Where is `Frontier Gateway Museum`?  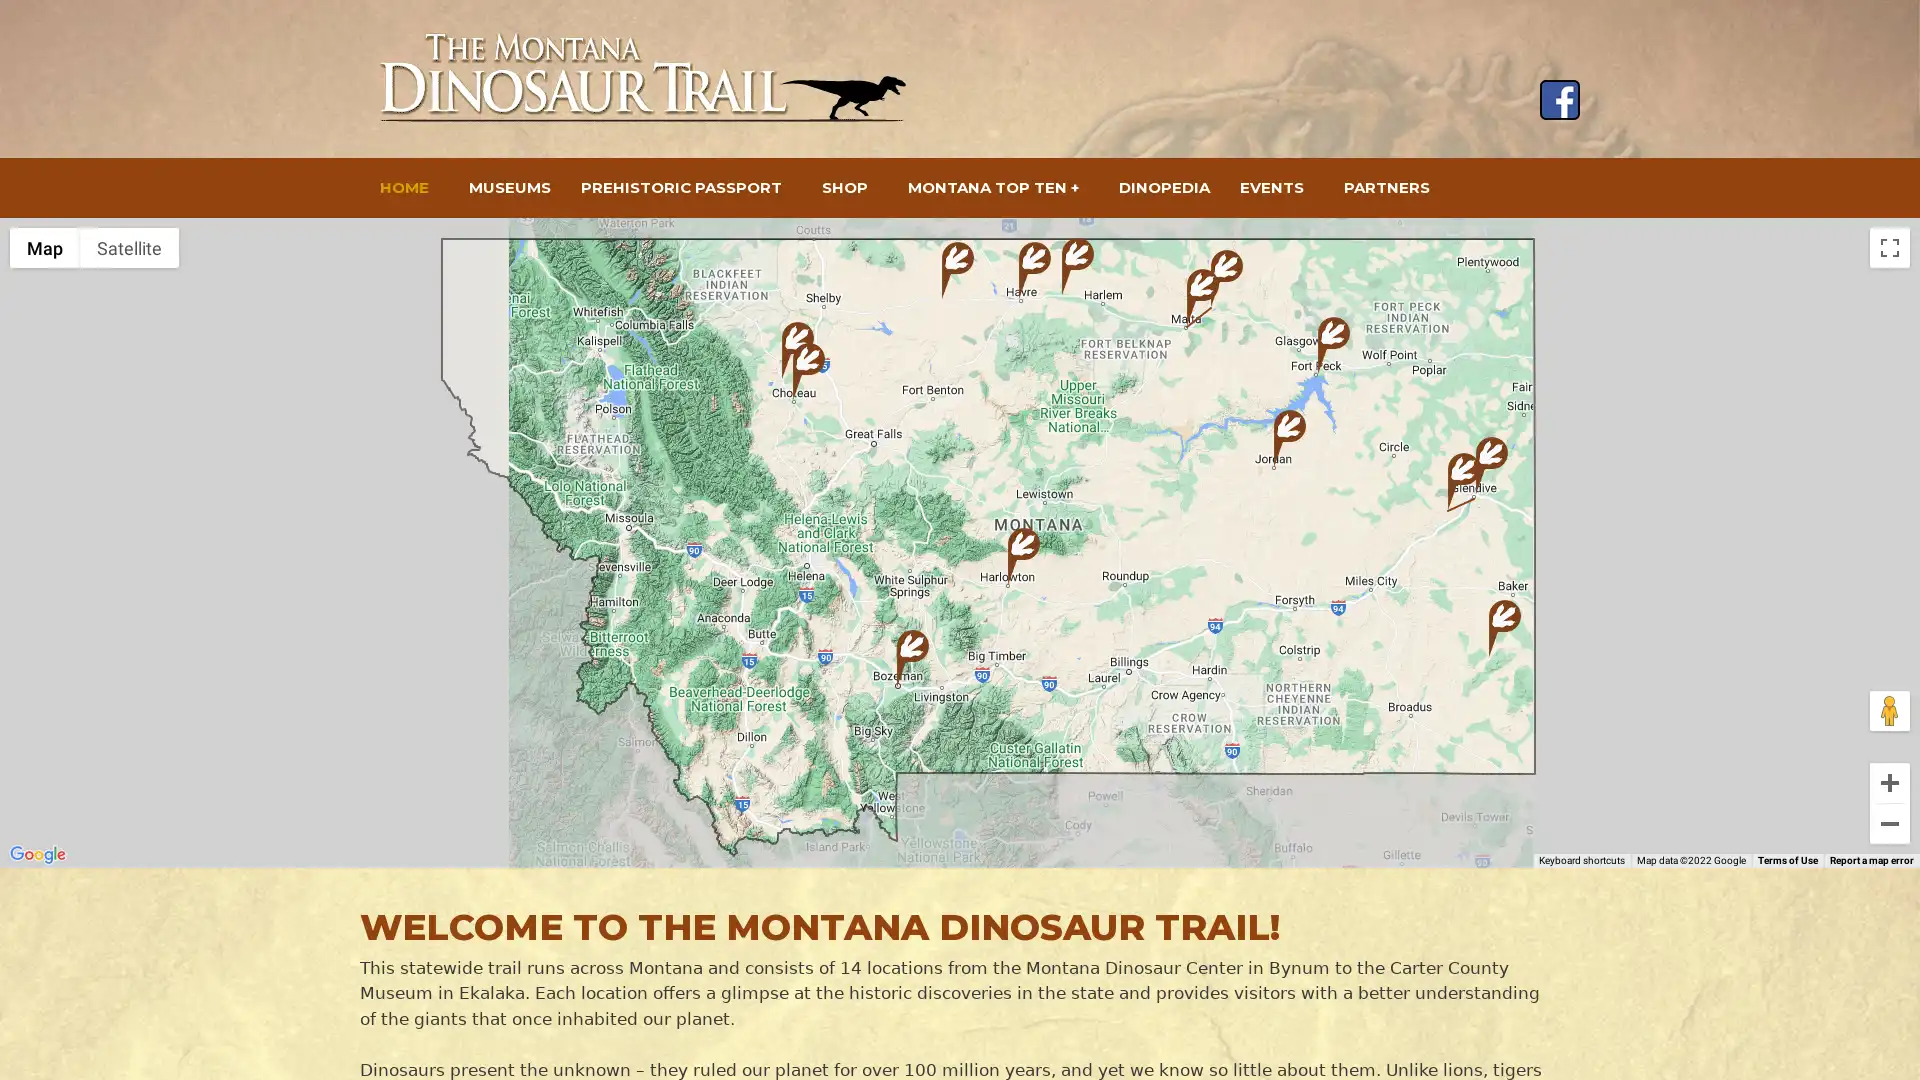
Frontier Gateway Museum is located at coordinates (1492, 465).